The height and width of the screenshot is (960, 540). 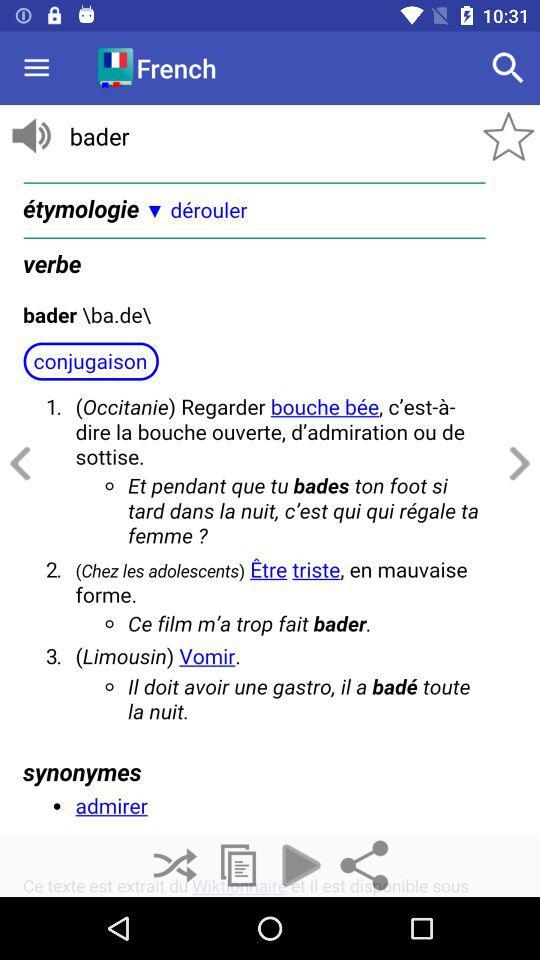 I want to click on the volume icon, so click(x=30, y=135).